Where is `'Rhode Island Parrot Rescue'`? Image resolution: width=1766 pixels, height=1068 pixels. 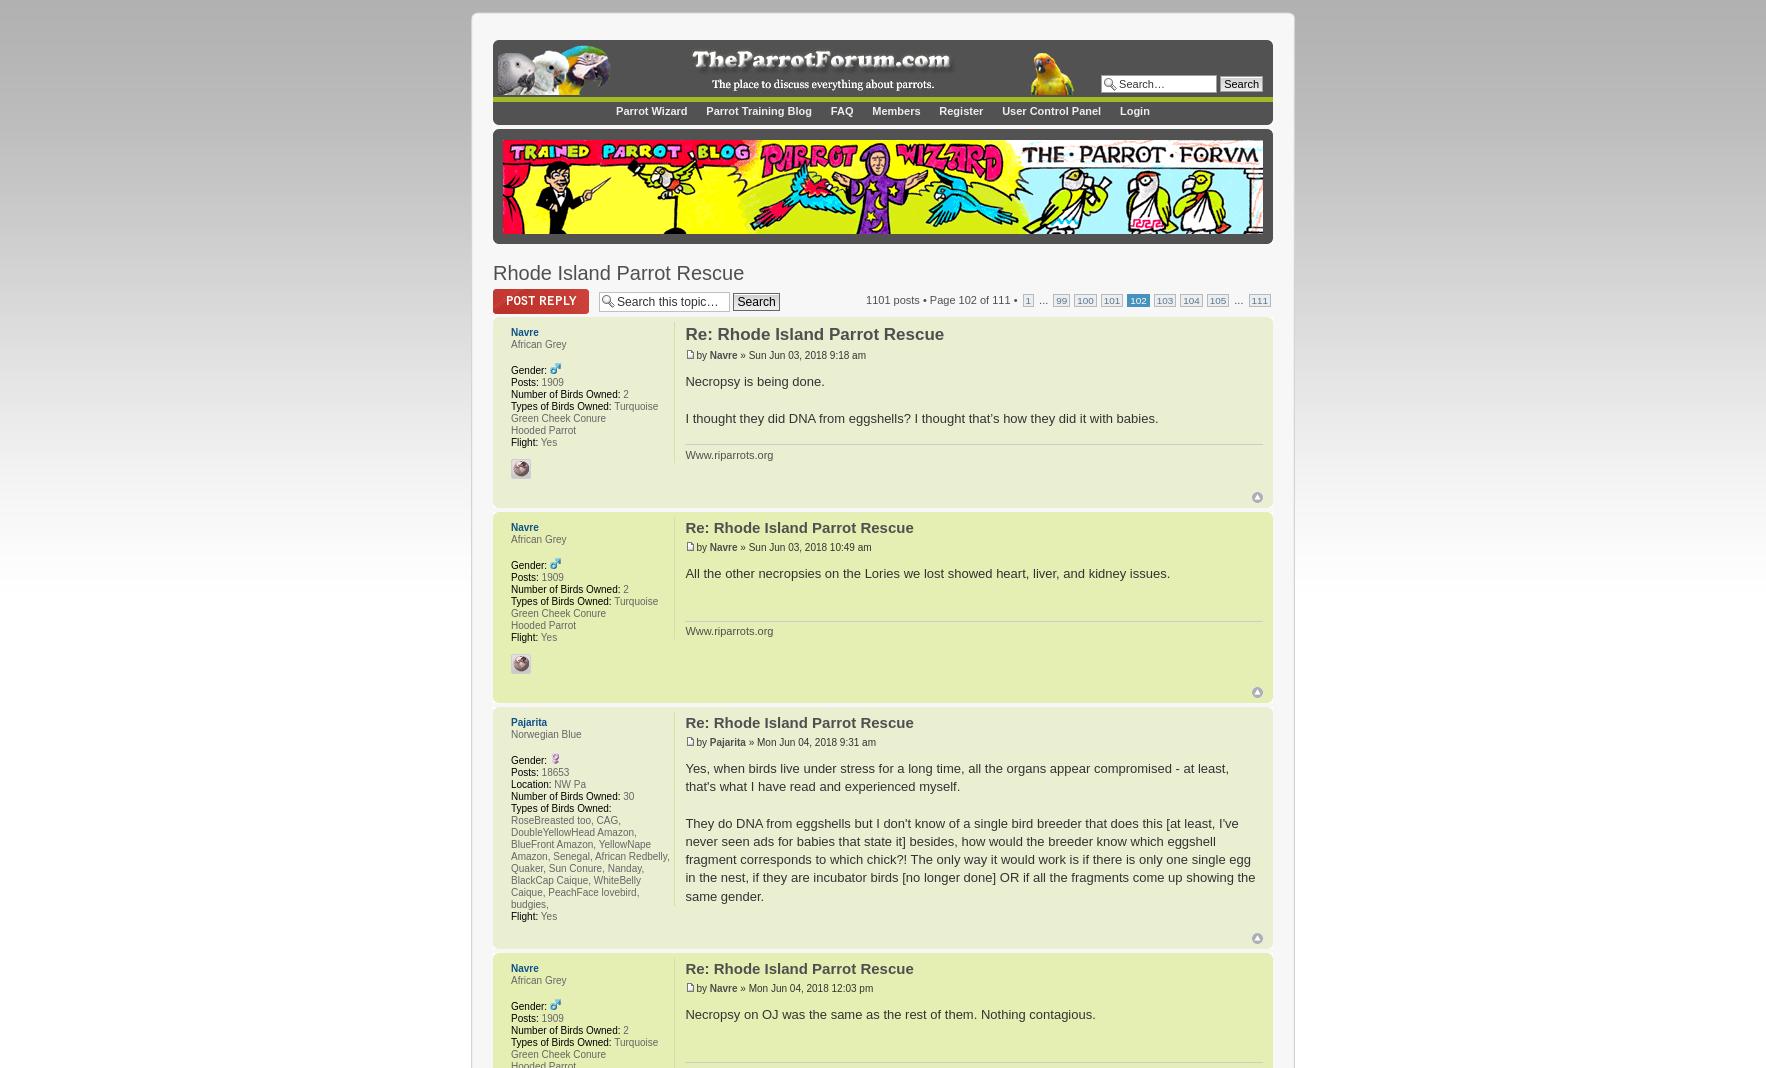
'Rhode Island Parrot Rescue' is located at coordinates (618, 271).